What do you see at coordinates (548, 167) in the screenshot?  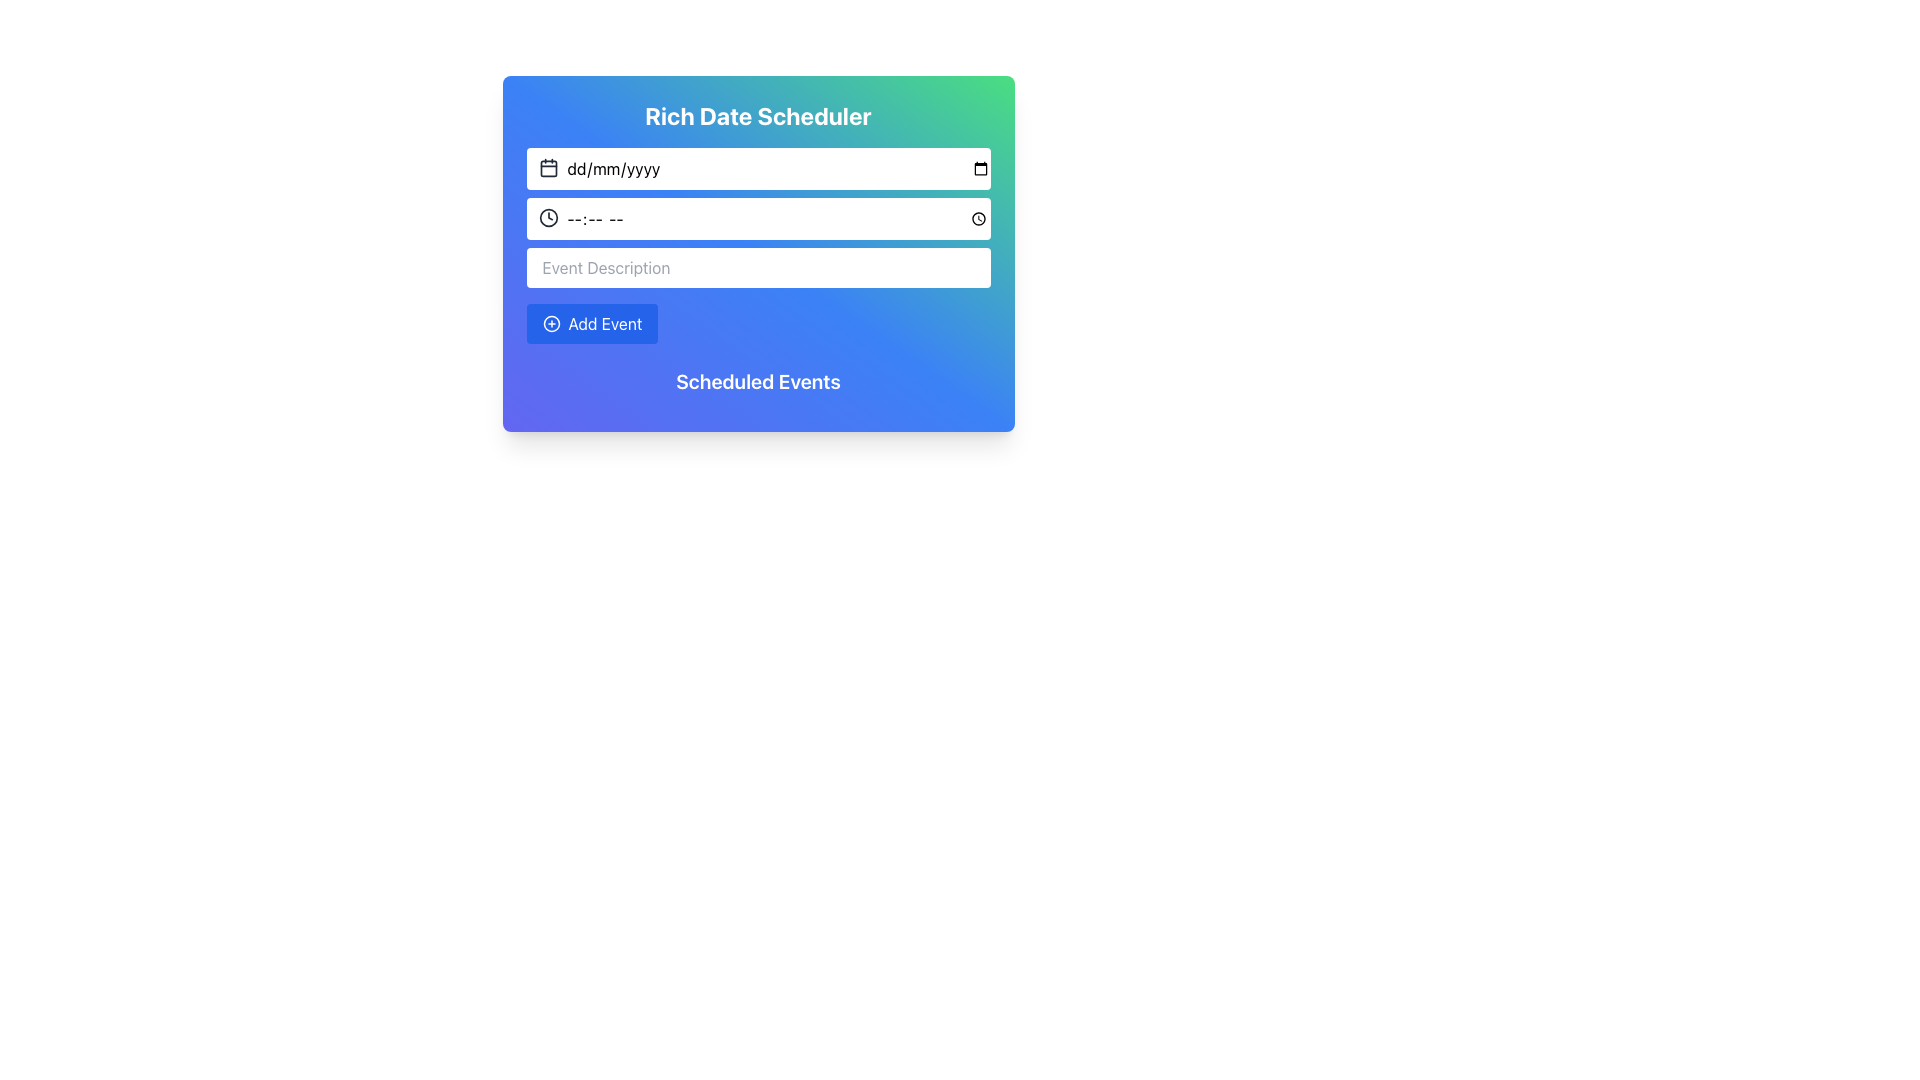 I see `the calendar icon located to the left of the date input field with the placeholder 'dd/mm/yyyy'` at bounding box center [548, 167].